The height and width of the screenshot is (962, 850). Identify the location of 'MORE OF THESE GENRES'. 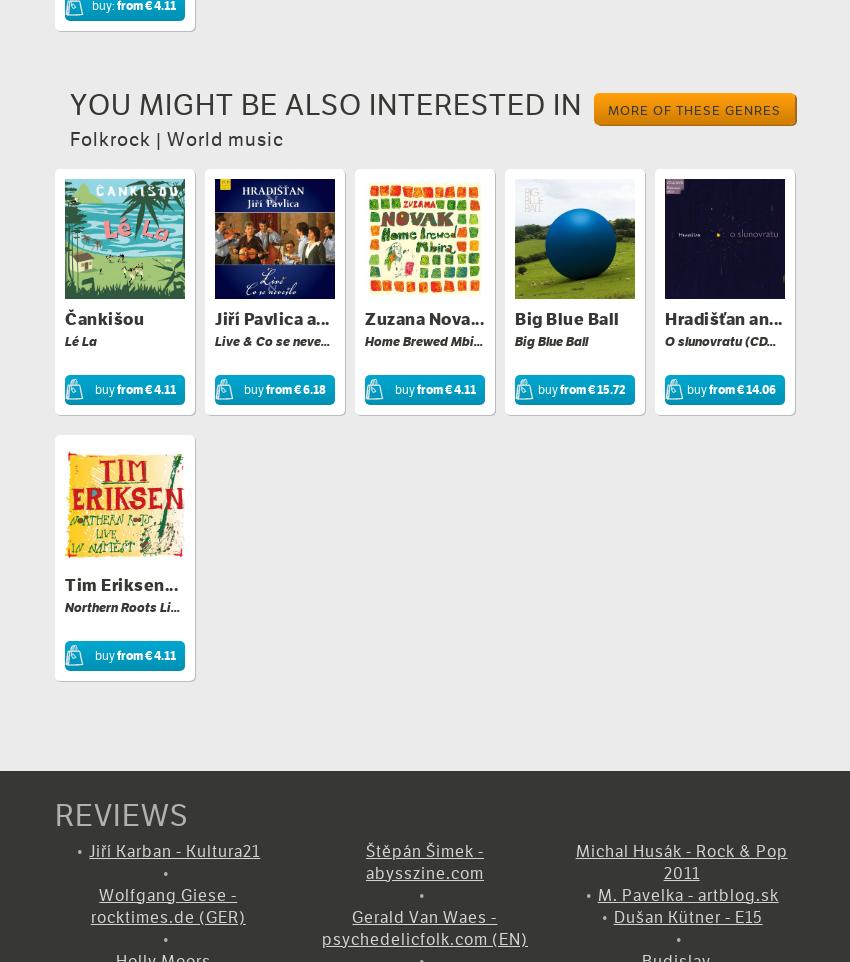
(693, 108).